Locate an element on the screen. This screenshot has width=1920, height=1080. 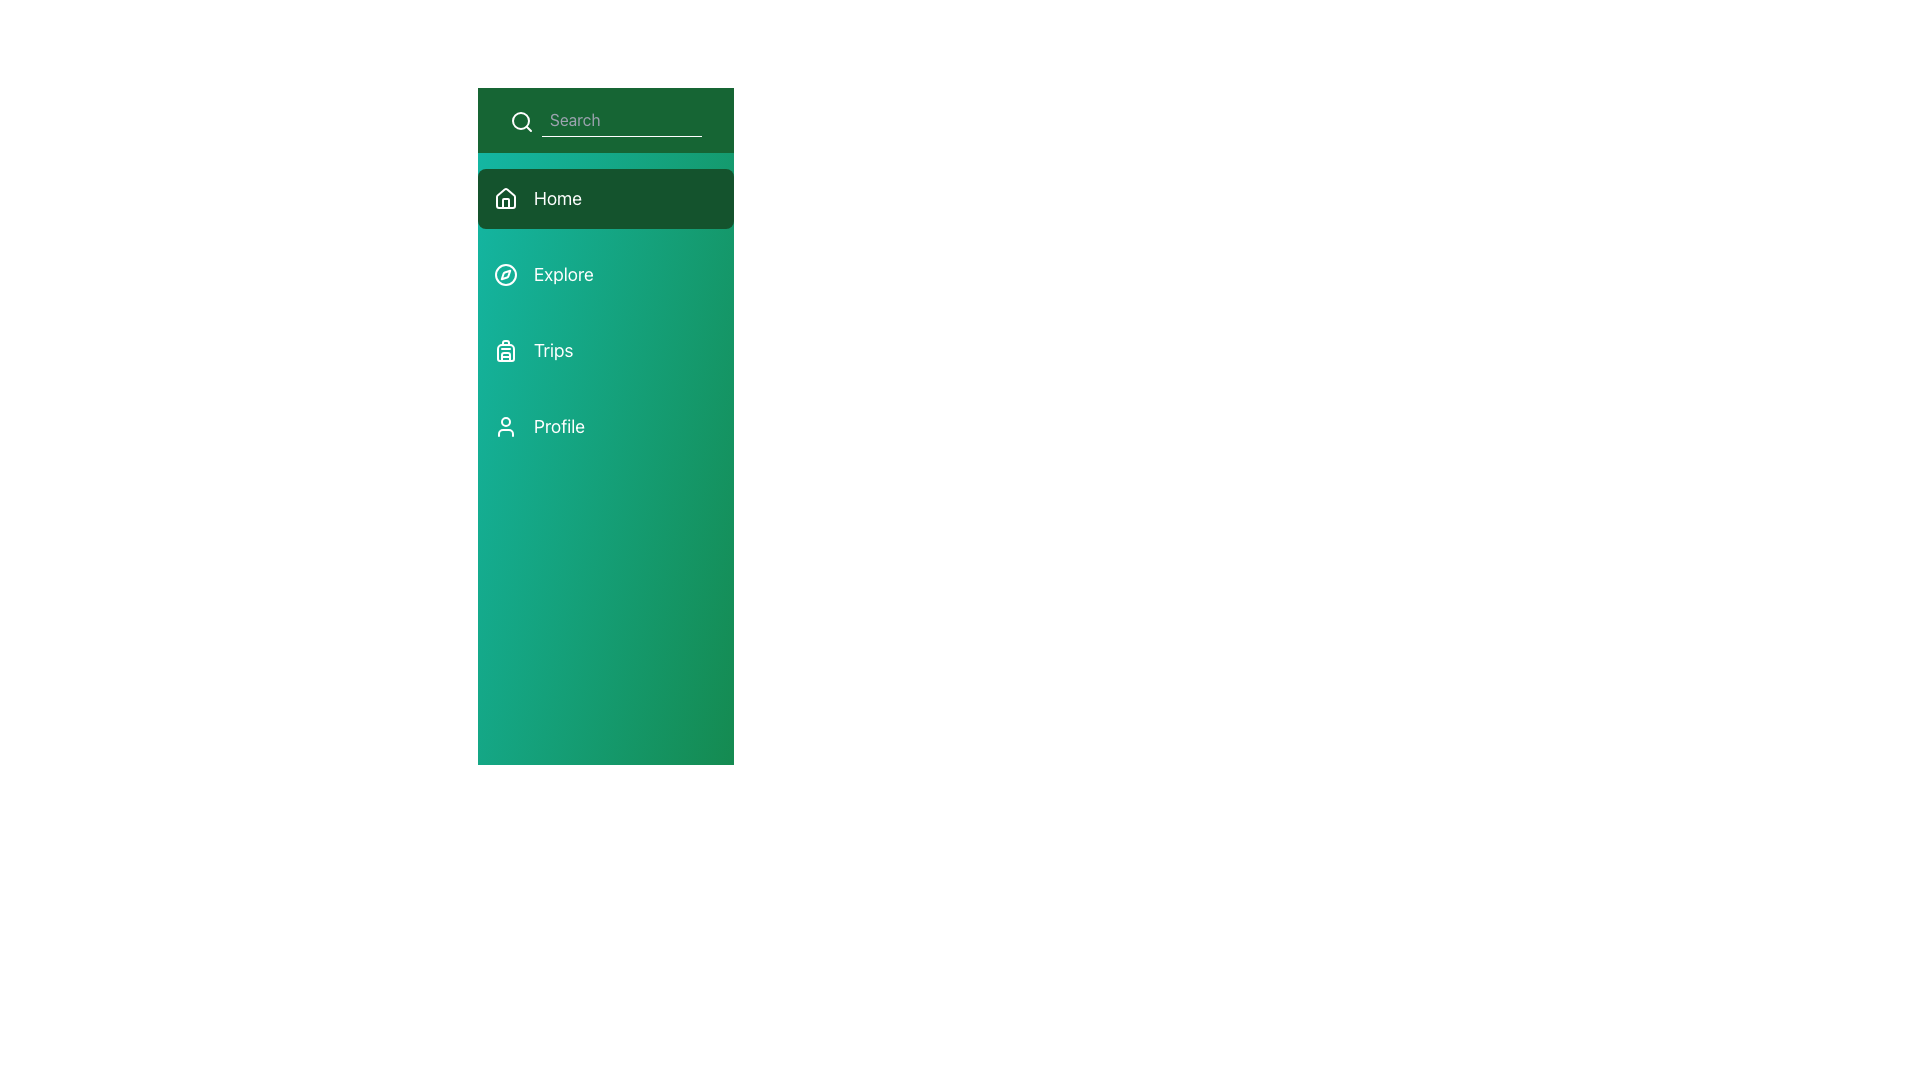
the 'Explore' button, which is the second interactive button in the vertical list of navigational buttons is located at coordinates (604, 274).